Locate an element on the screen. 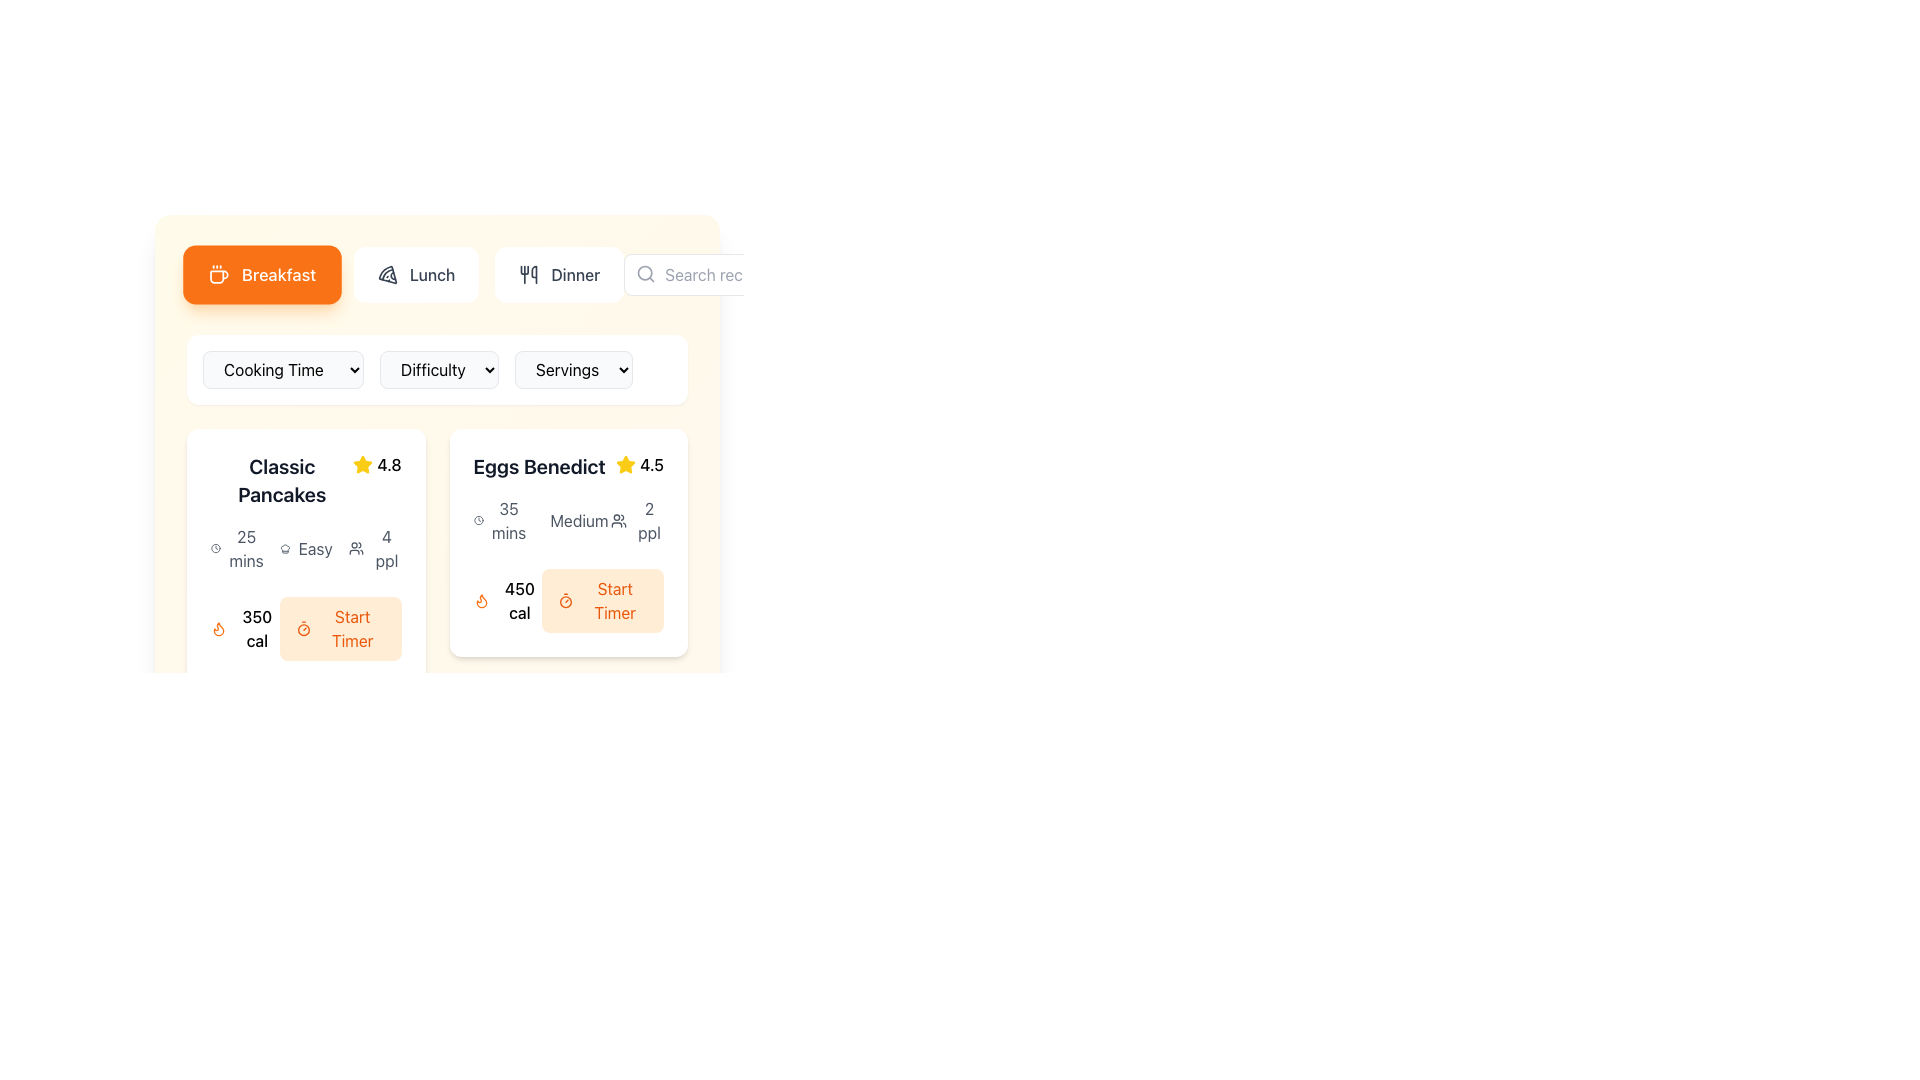 This screenshot has height=1080, width=1920. the 'Dinner' button in the navigation bar, which features a fork and knife icon on the left and dark gray text labeled 'Dinner' is located at coordinates (559, 274).